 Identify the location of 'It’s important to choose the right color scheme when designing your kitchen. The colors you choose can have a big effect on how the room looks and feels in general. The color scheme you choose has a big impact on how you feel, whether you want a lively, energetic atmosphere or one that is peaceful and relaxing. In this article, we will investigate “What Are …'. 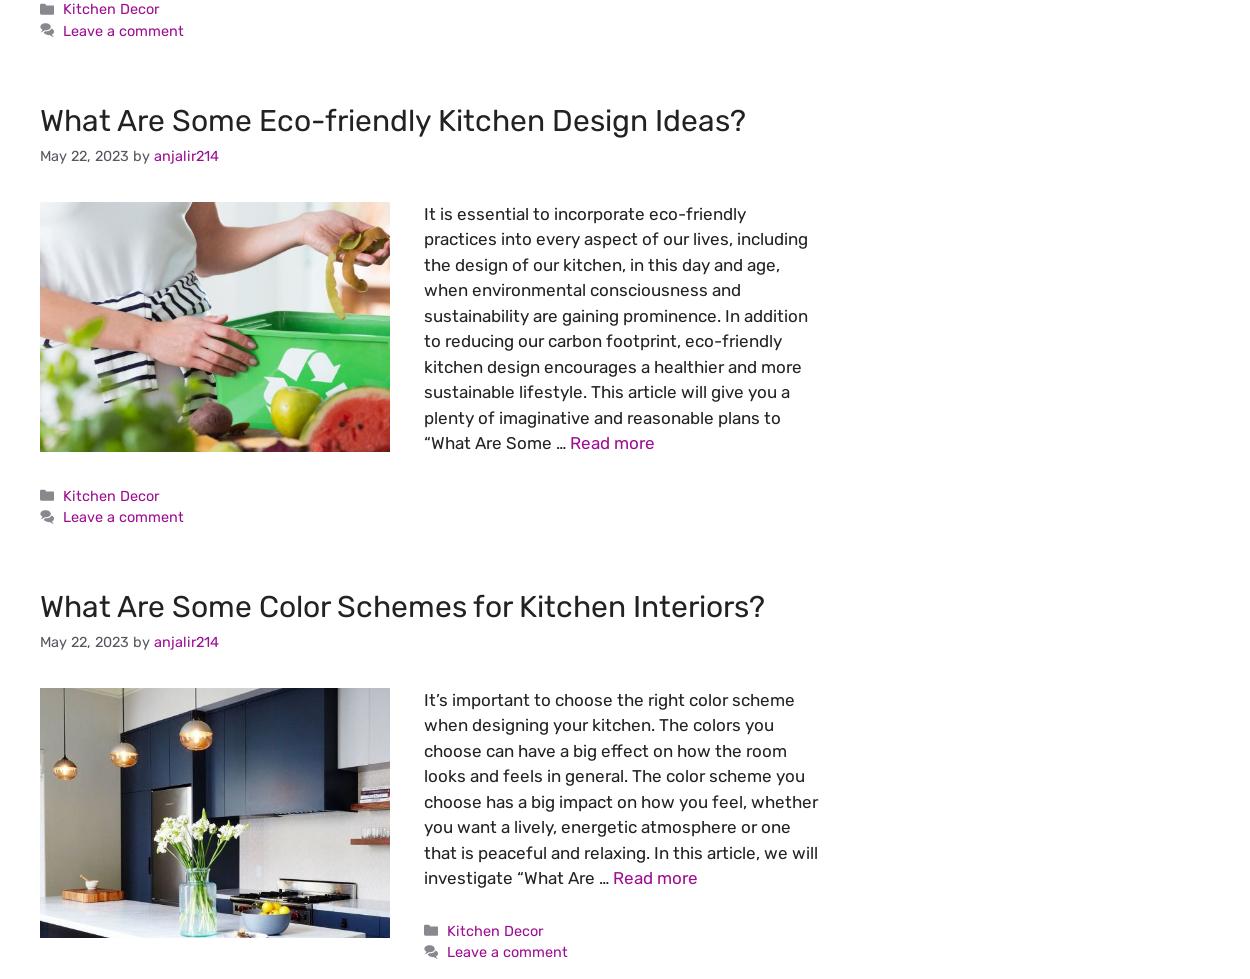
(620, 787).